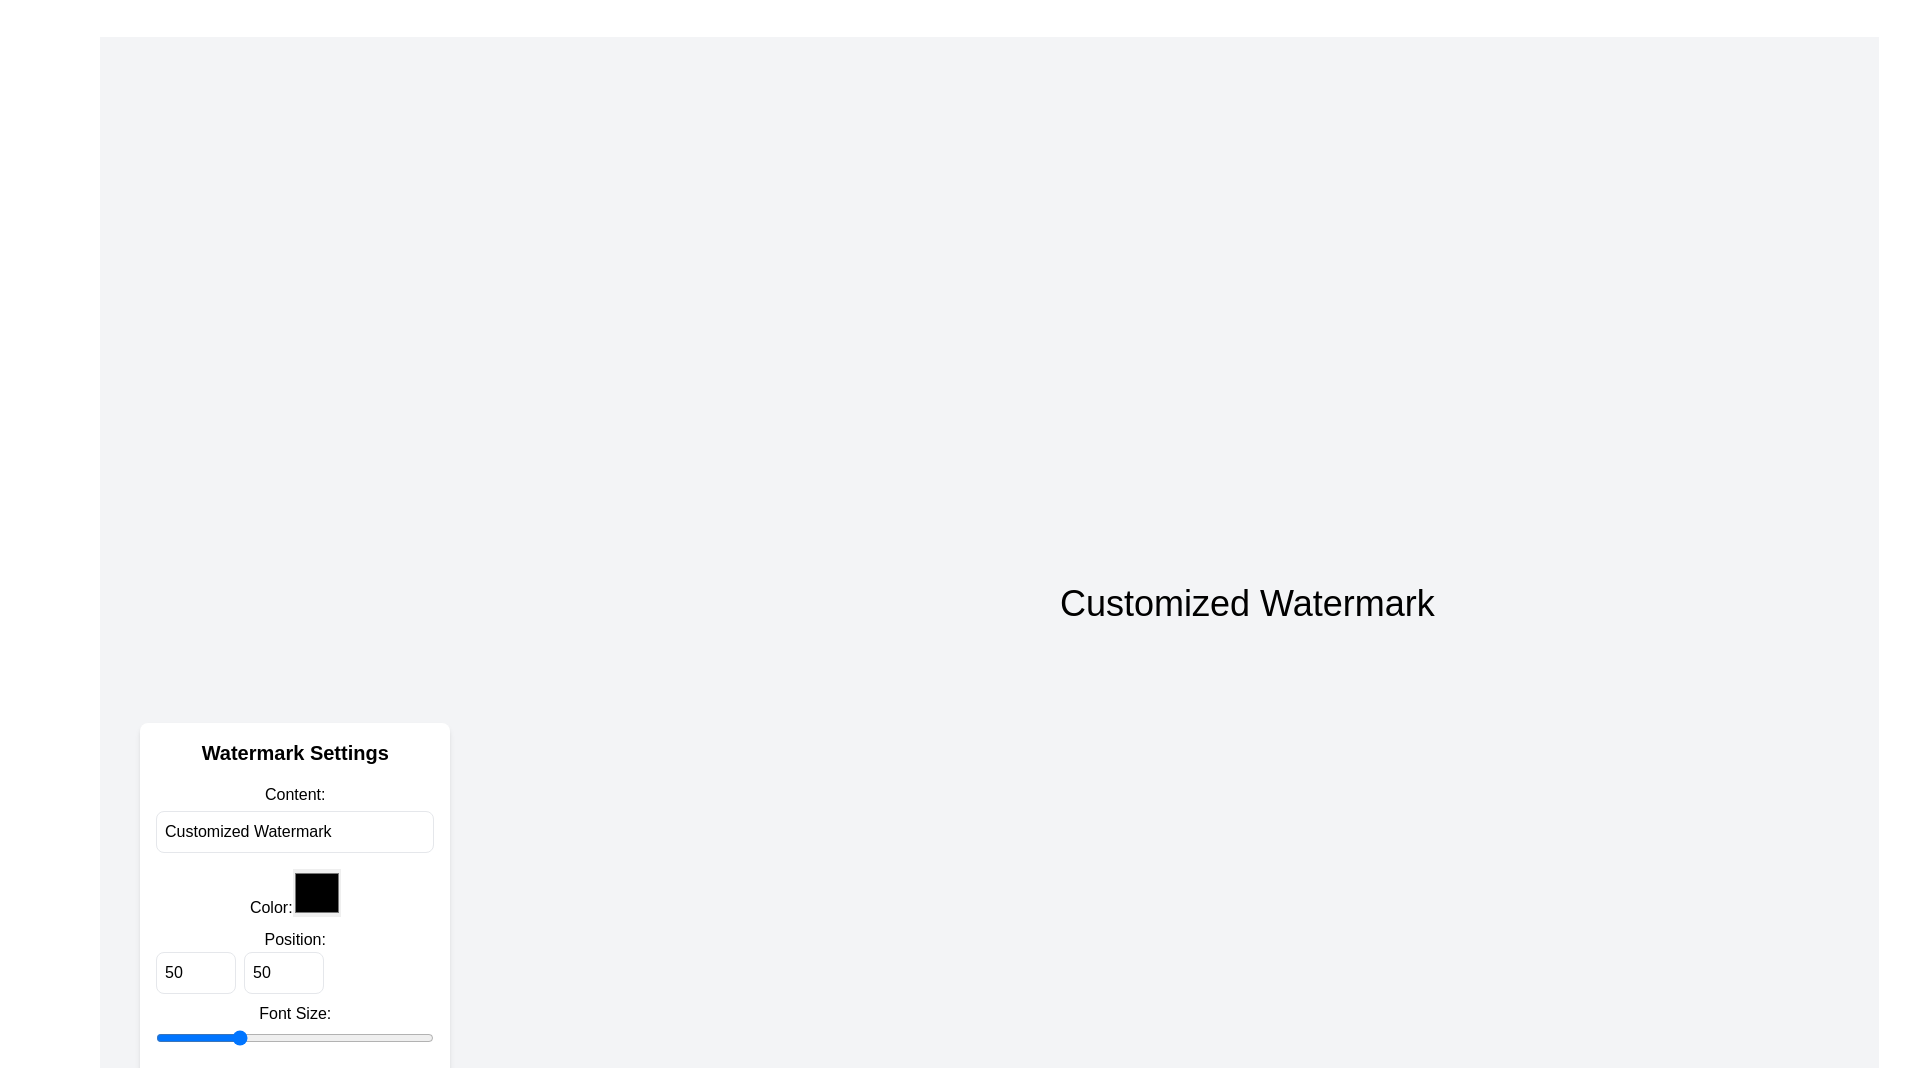  I want to click on the text input box located beneath the label 'Content:' in the 'Watermark Settings' panel, so click(294, 832).